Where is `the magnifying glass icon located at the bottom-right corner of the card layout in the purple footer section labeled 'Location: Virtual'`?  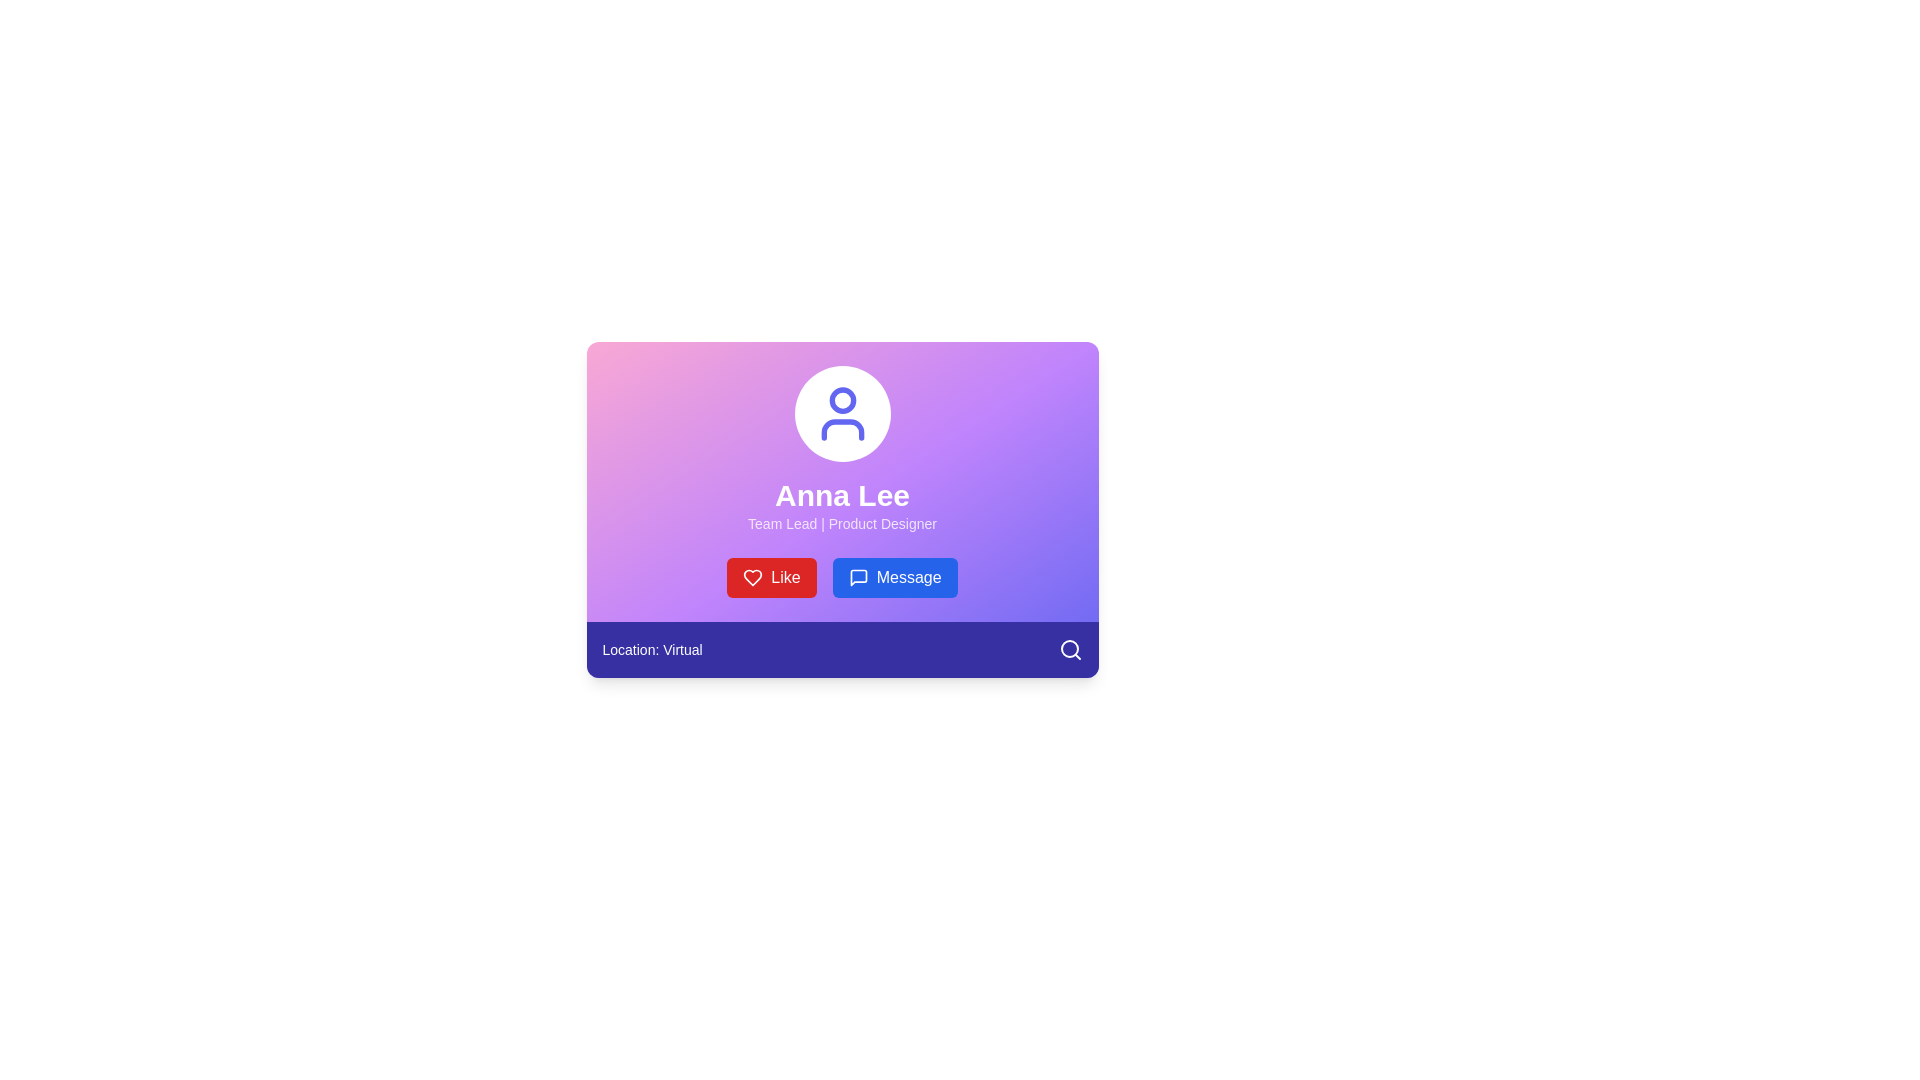
the magnifying glass icon located at the bottom-right corner of the card layout in the purple footer section labeled 'Location: Virtual' is located at coordinates (1069, 650).